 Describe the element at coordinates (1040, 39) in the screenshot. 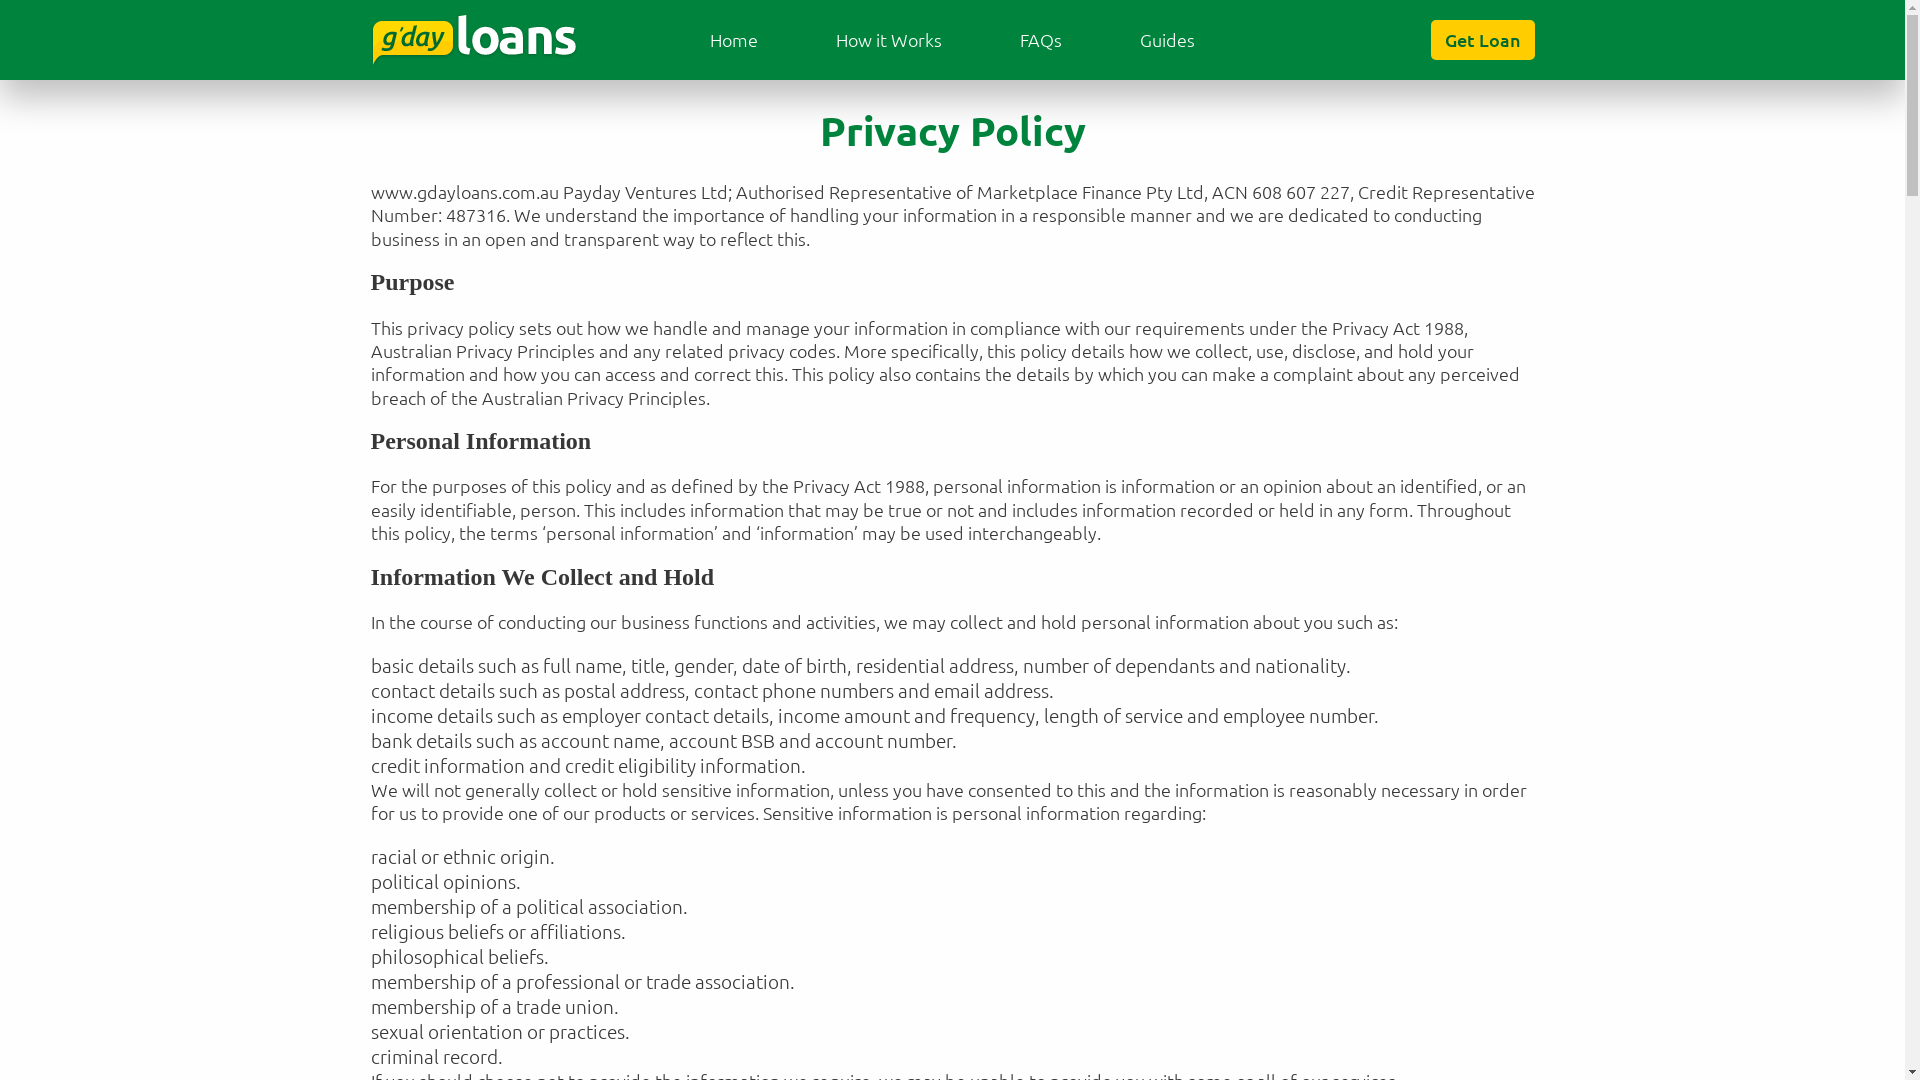

I see `'FAQs'` at that location.